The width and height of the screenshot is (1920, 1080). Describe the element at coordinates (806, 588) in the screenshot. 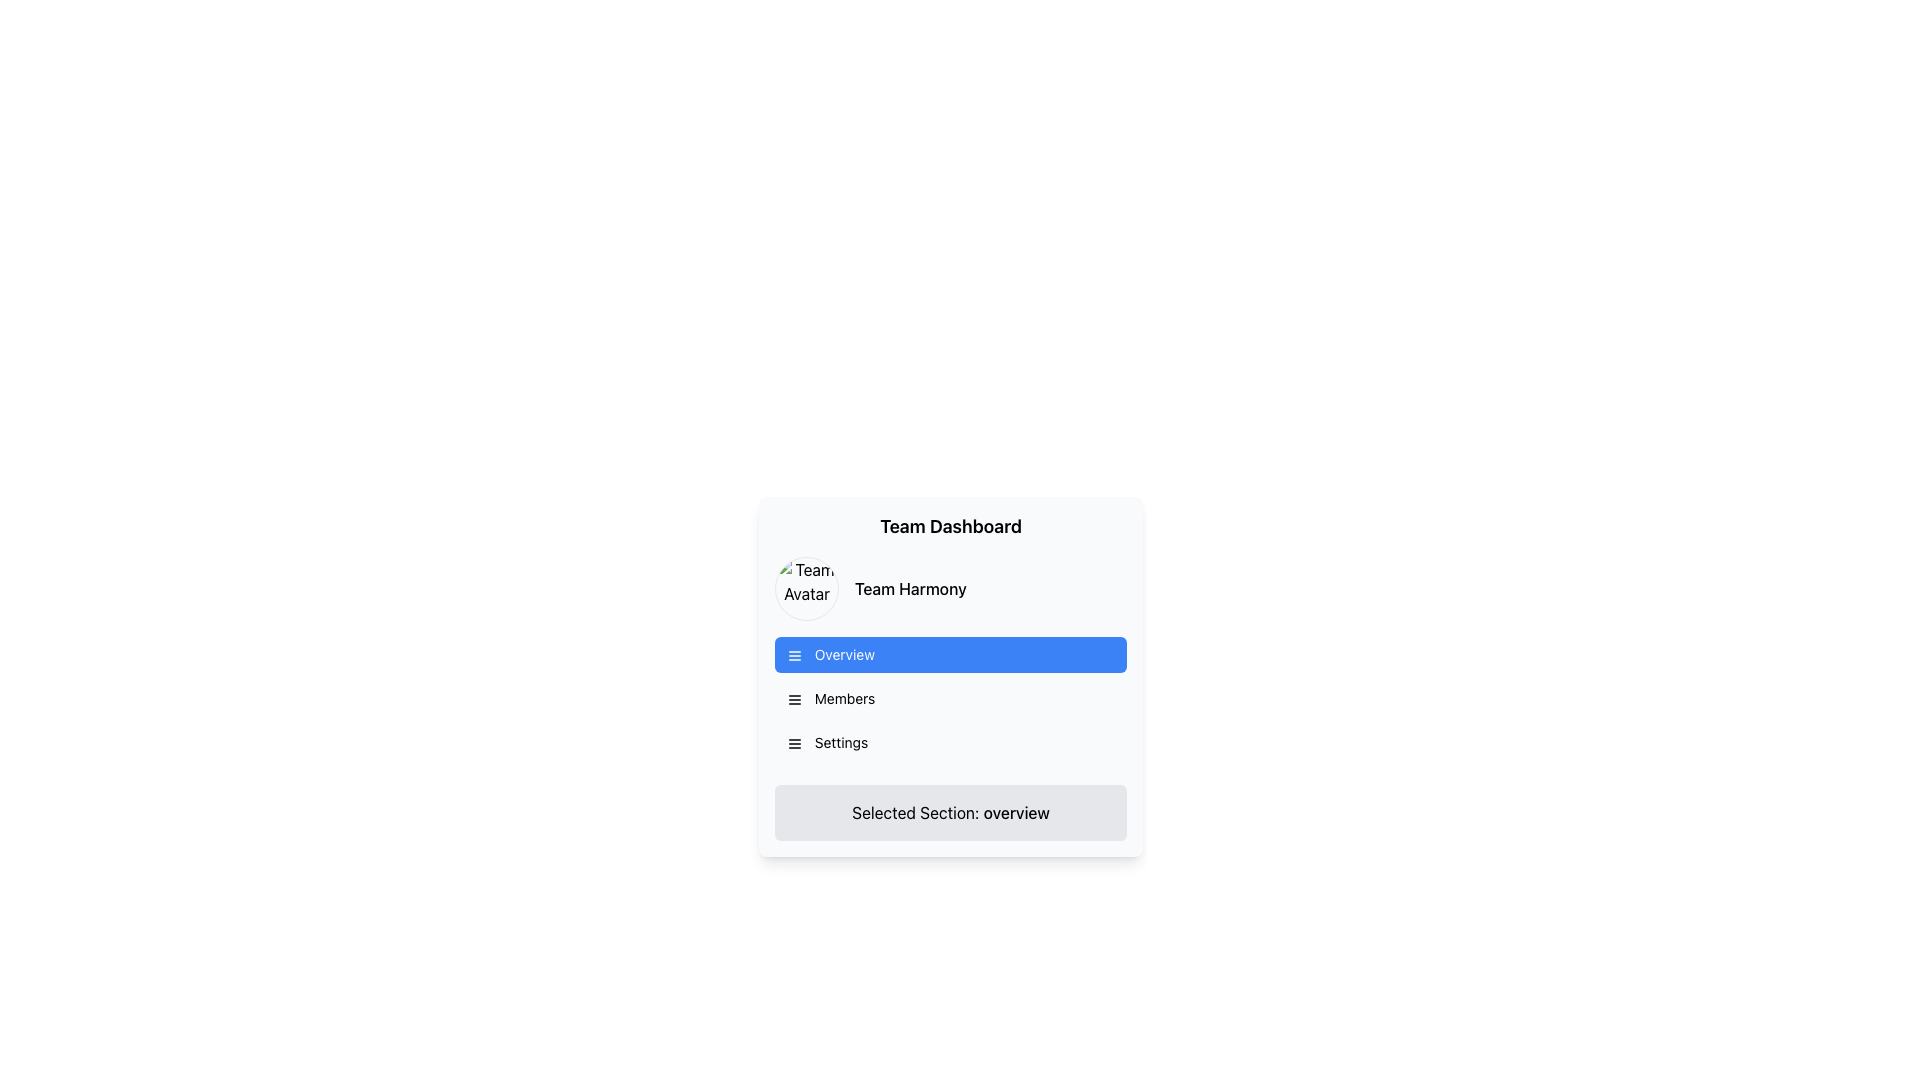

I see `the circular icon with a placeholder image and text reading 'Team Avatar', located on the left side of the team section header adjacent to 'Team Harmony'` at that location.